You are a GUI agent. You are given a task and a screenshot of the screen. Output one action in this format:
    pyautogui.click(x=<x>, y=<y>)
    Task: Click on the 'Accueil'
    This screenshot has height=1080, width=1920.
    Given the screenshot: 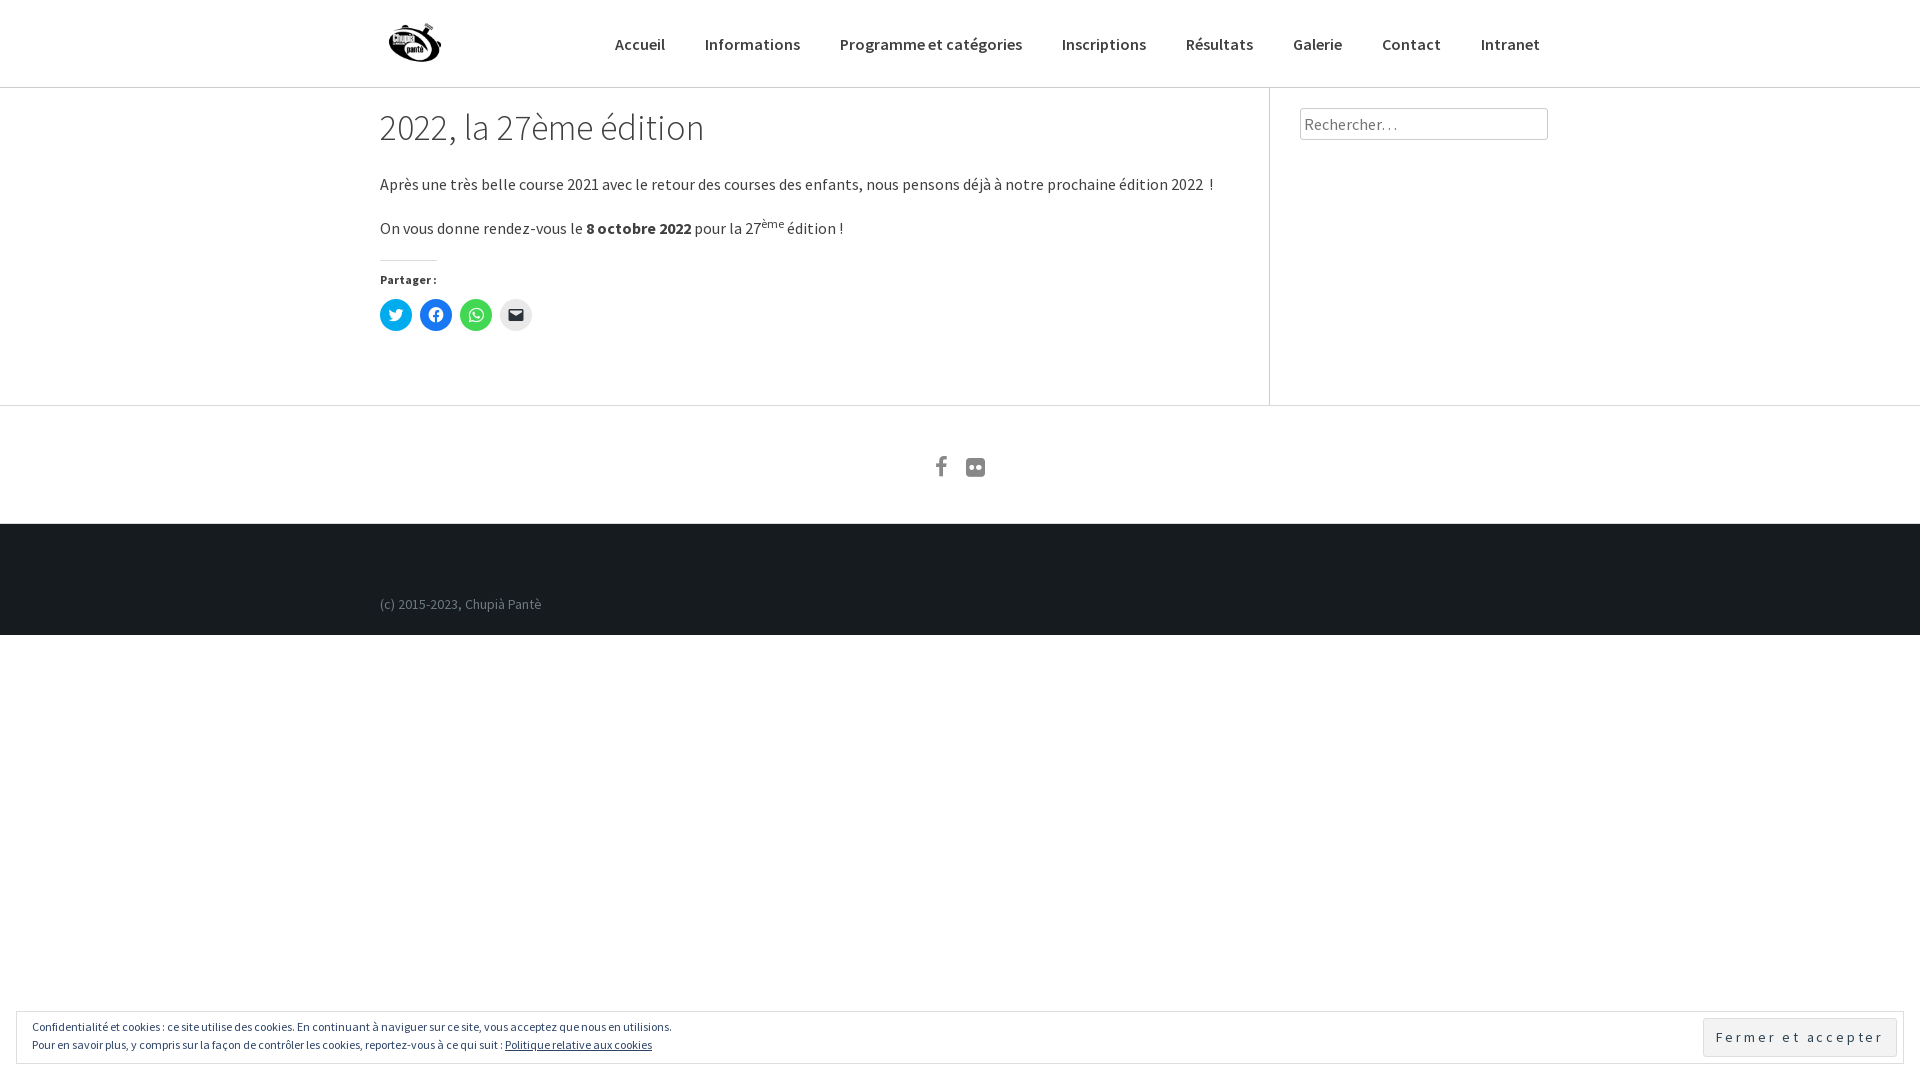 What is the action you would take?
    pyautogui.click(x=594, y=43)
    